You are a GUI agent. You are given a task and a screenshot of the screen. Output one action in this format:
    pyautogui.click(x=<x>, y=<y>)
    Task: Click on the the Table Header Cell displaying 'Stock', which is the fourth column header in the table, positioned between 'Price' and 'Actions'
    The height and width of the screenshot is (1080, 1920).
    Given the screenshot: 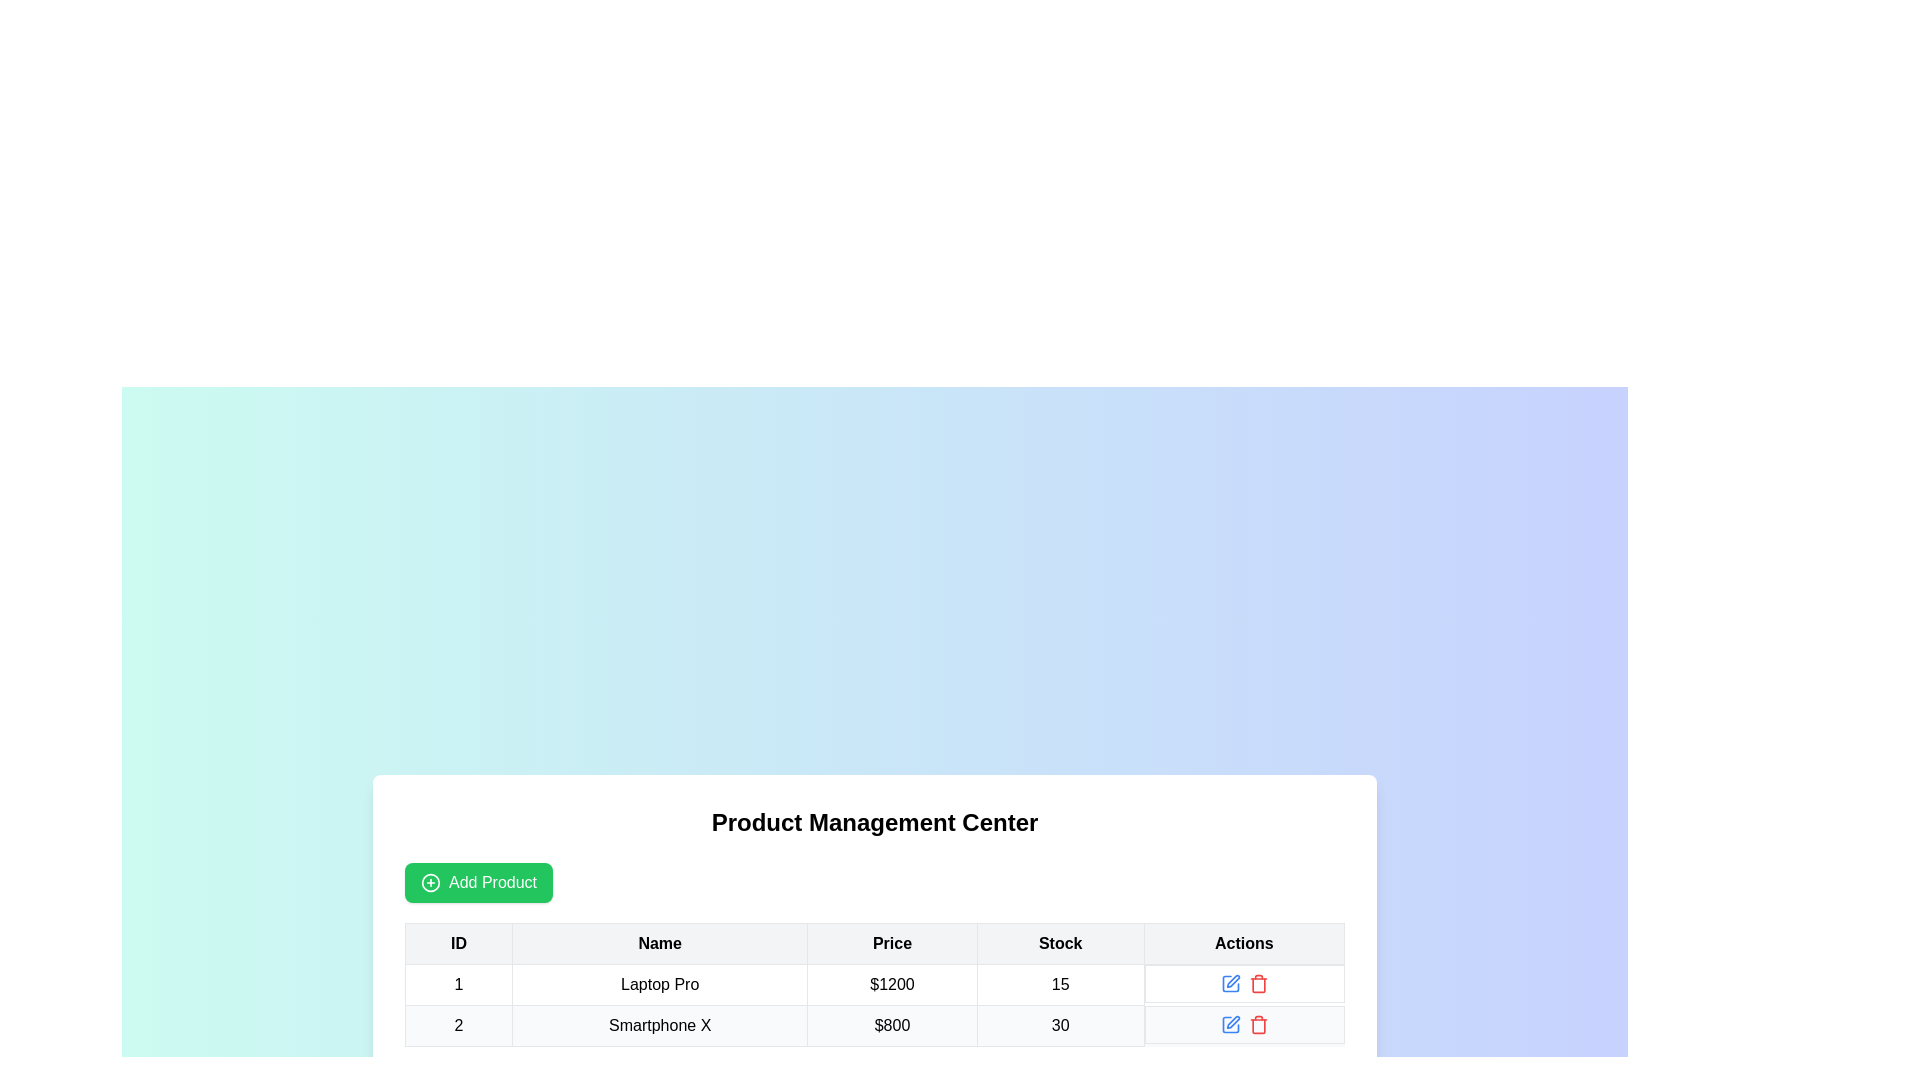 What is the action you would take?
    pyautogui.click(x=1059, y=944)
    